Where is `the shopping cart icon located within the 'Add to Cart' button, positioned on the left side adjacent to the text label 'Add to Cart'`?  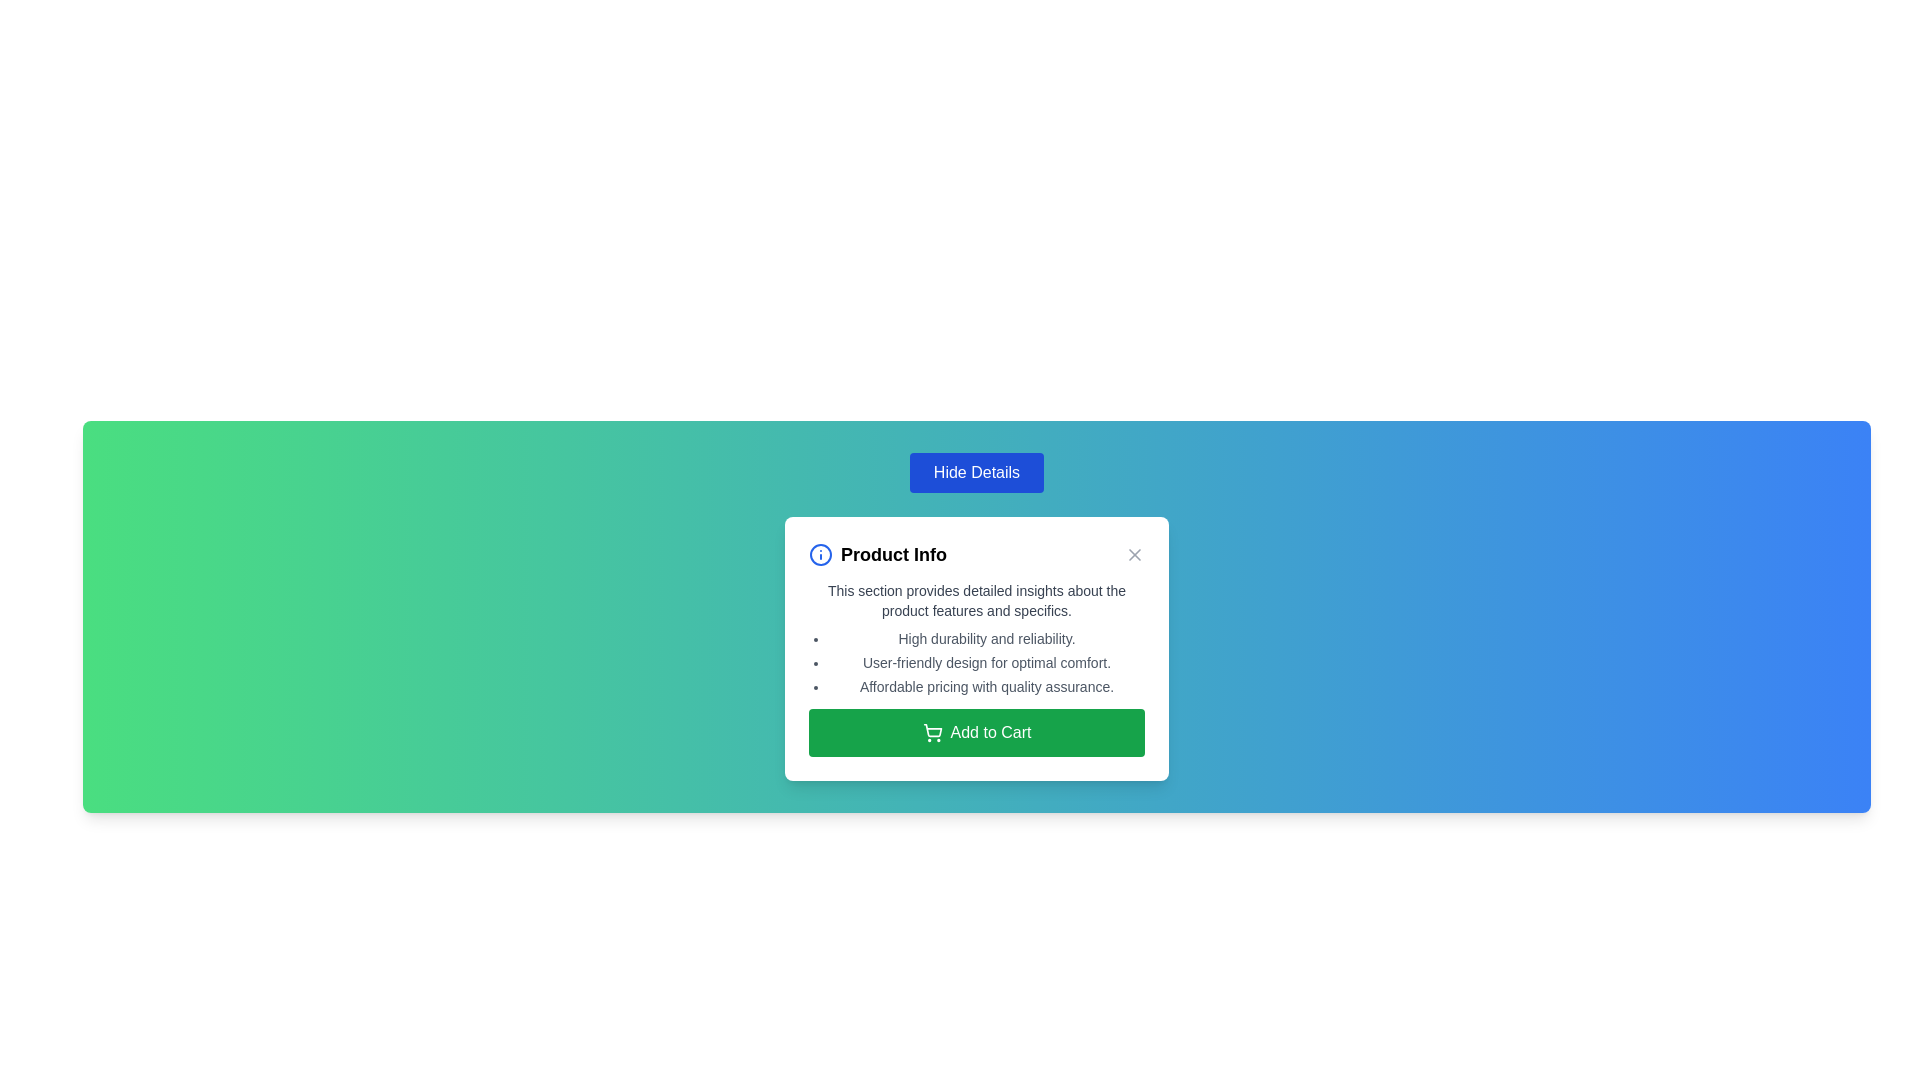
the shopping cart icon located within the 'Add to Cart' button, positioned on the left side adjacent to the text label 'Add to Cart' is located at coordinates (931, 732).